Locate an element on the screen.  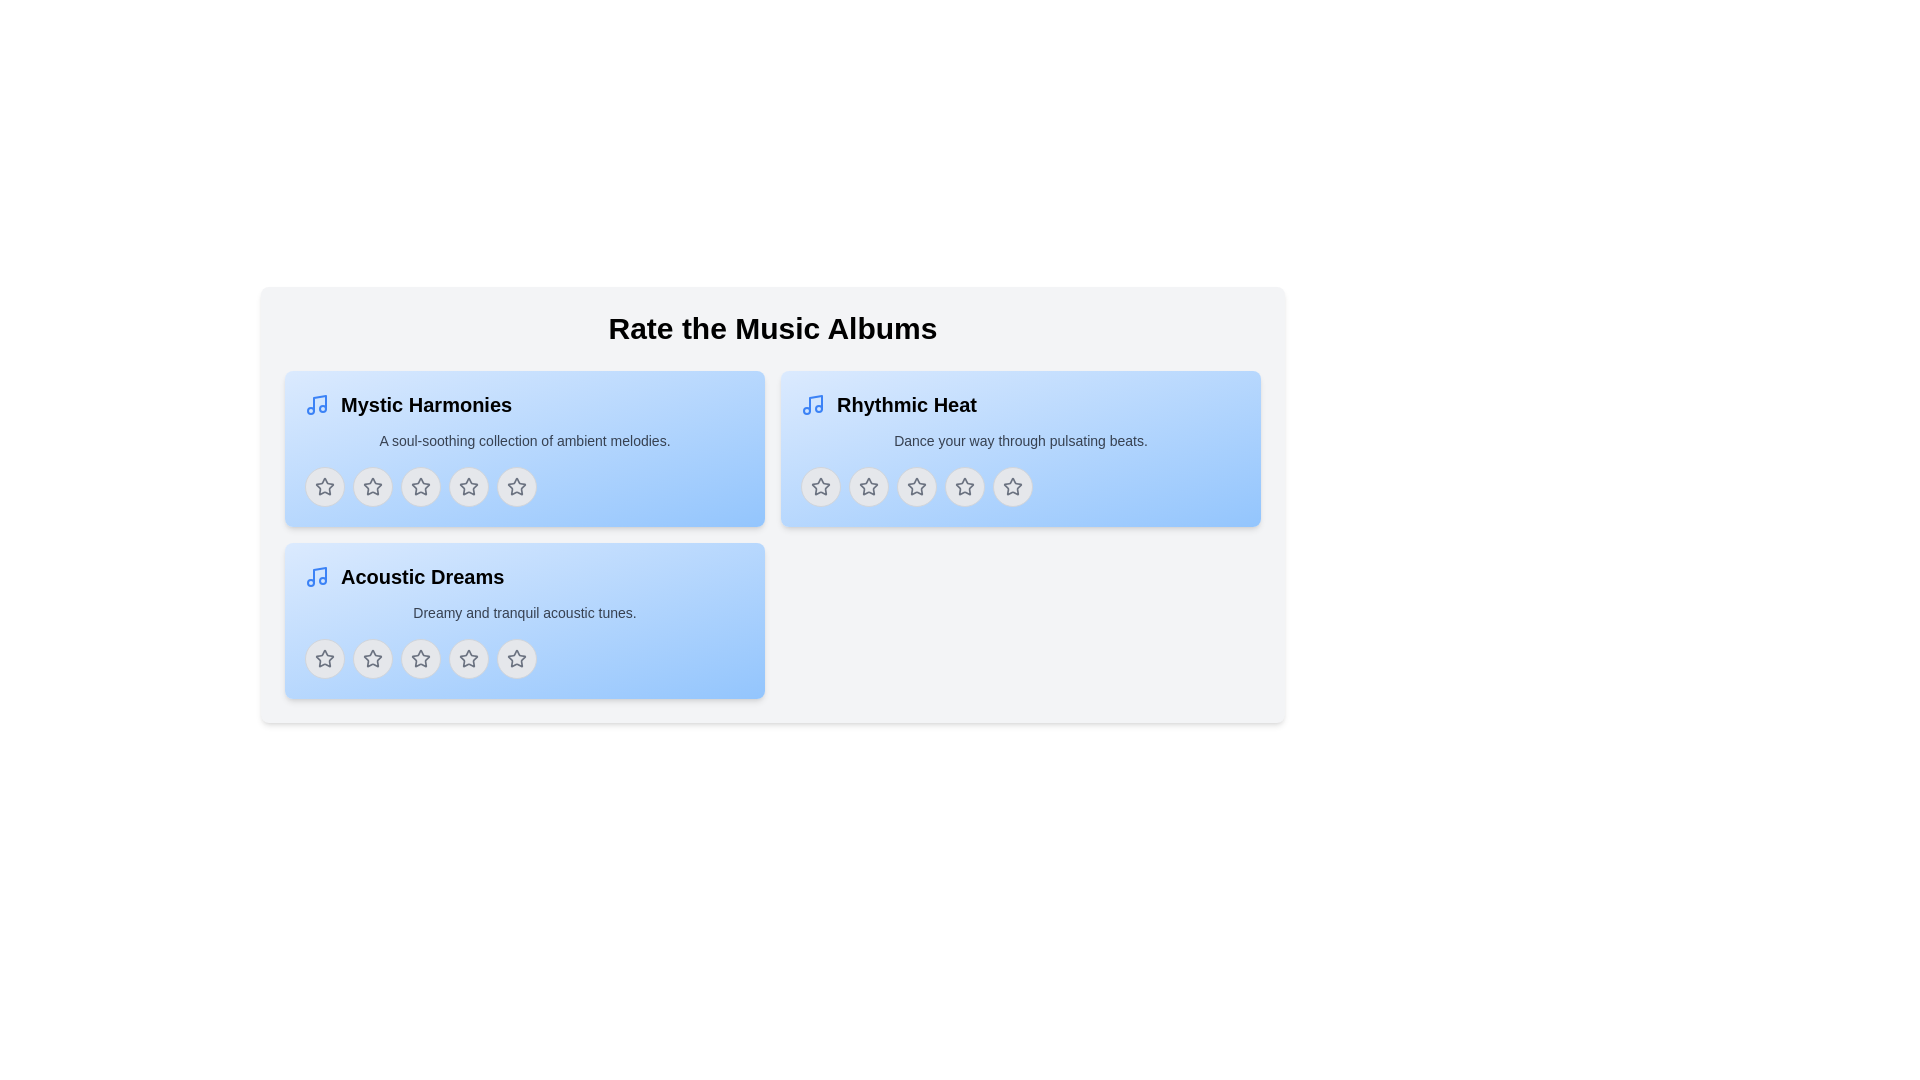
the fourth star icon from the left in the series of five stars for the 'Mystic Harmonies' album rating interface to trigger a visual response is located at coordinates (517, 486).